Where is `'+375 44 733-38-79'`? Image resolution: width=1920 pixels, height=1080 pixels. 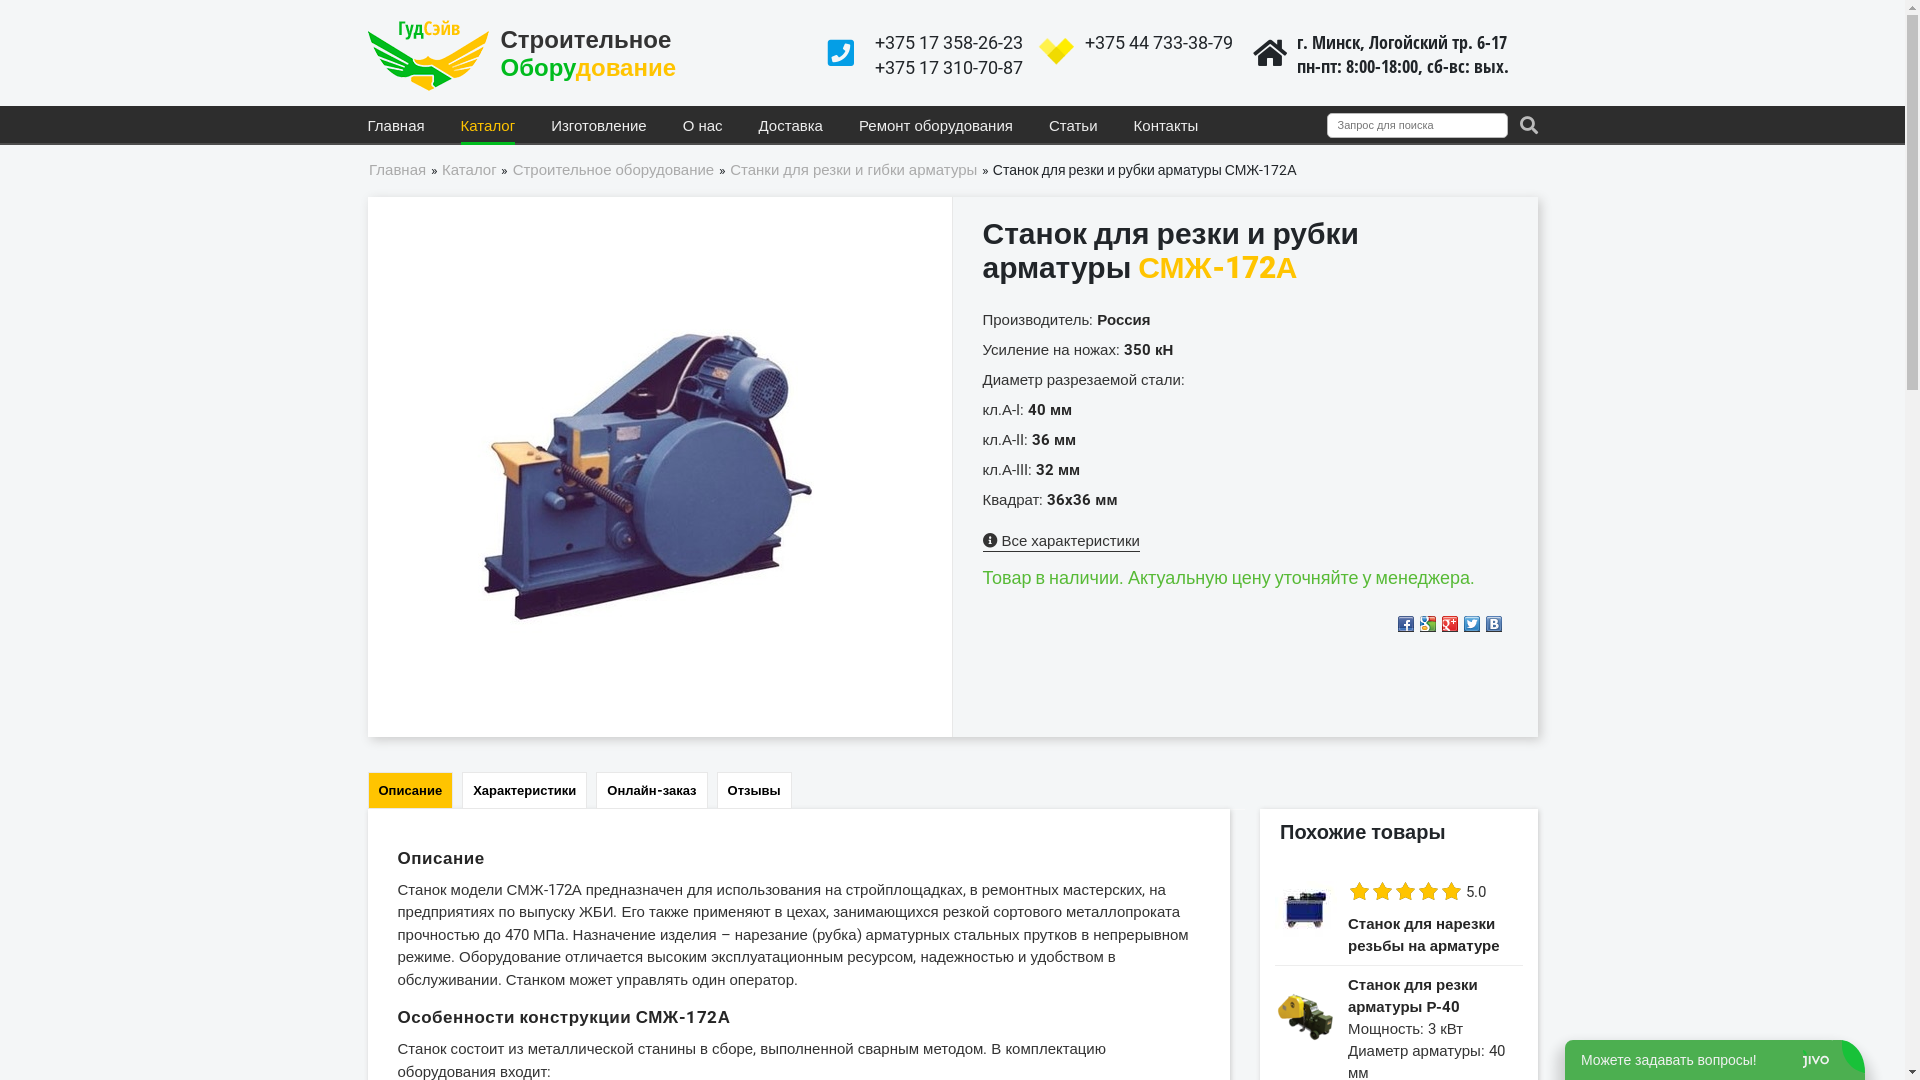
'+375 44 733-38-79' is located at coordinates (1157, 42).